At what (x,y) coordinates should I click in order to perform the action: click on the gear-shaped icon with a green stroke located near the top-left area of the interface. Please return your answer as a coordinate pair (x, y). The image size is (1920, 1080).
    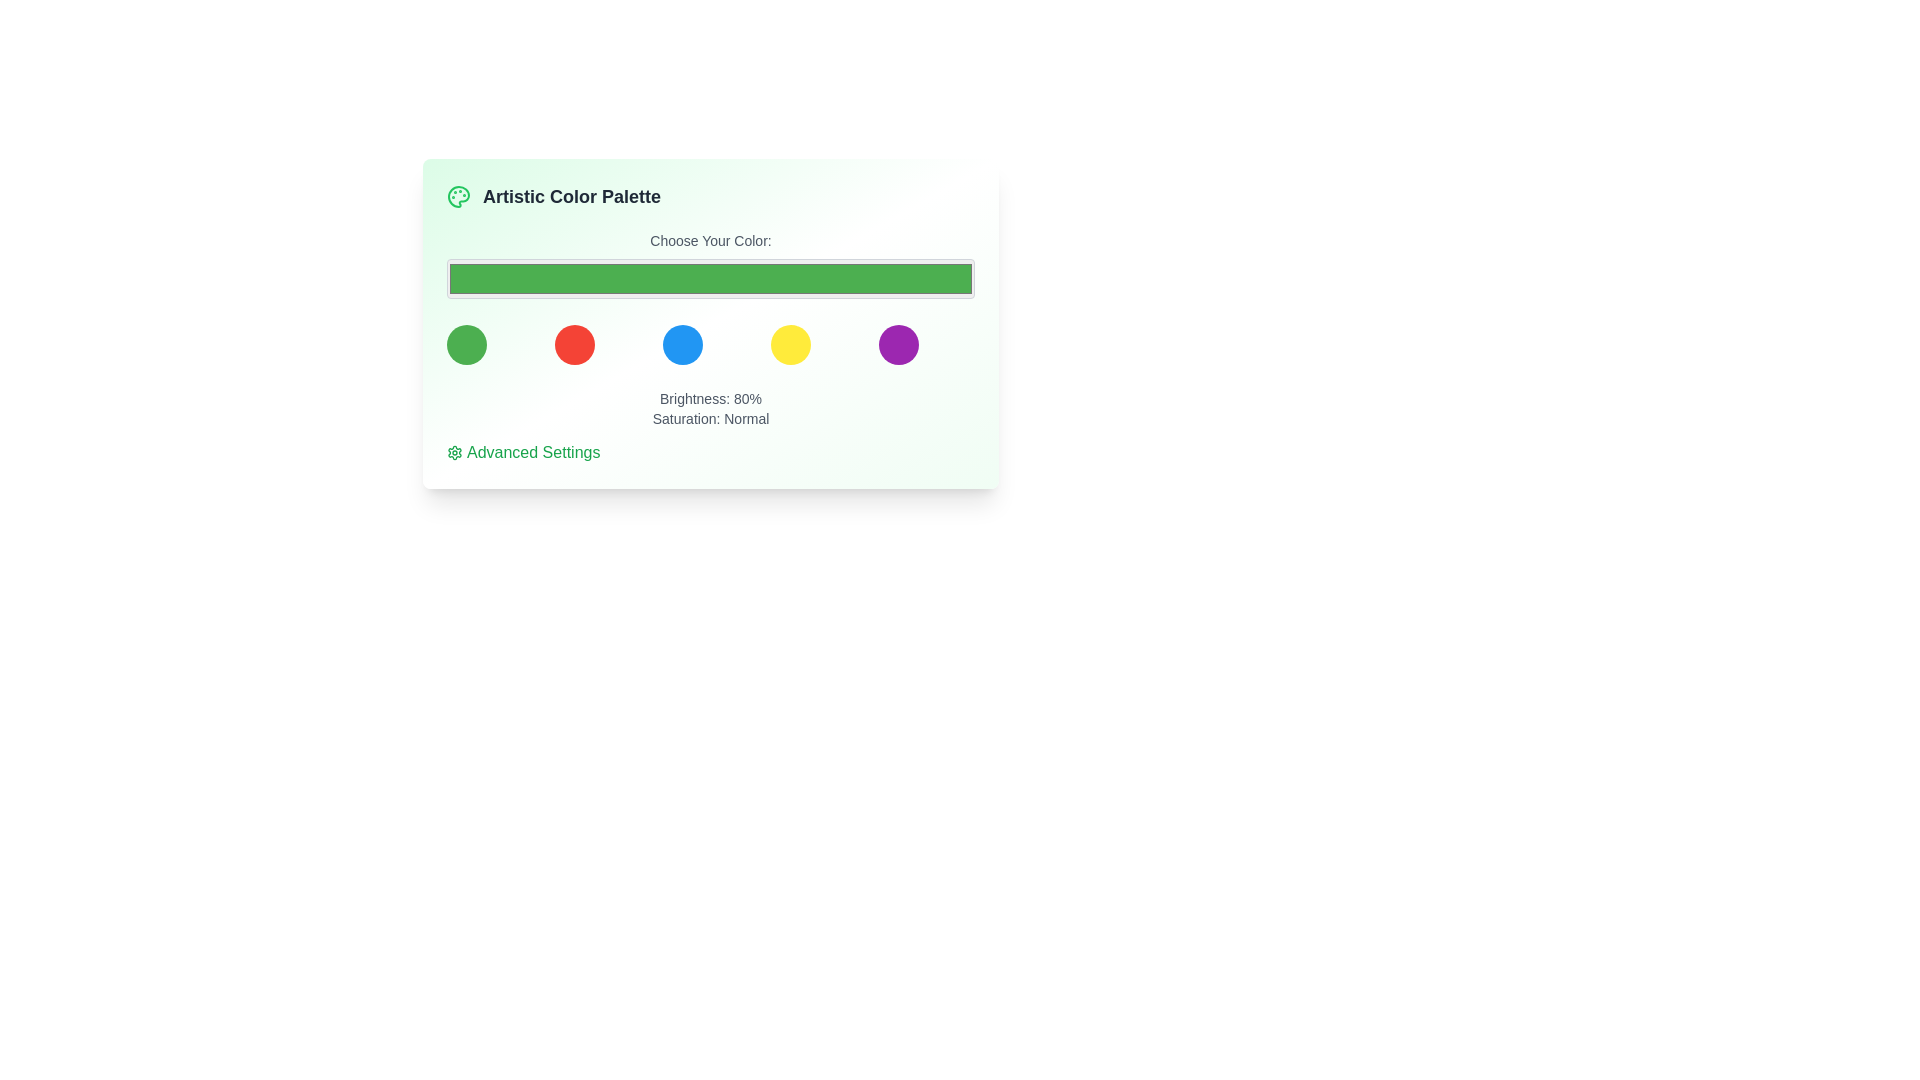
    Looking at the image, I should click on (454, 452).